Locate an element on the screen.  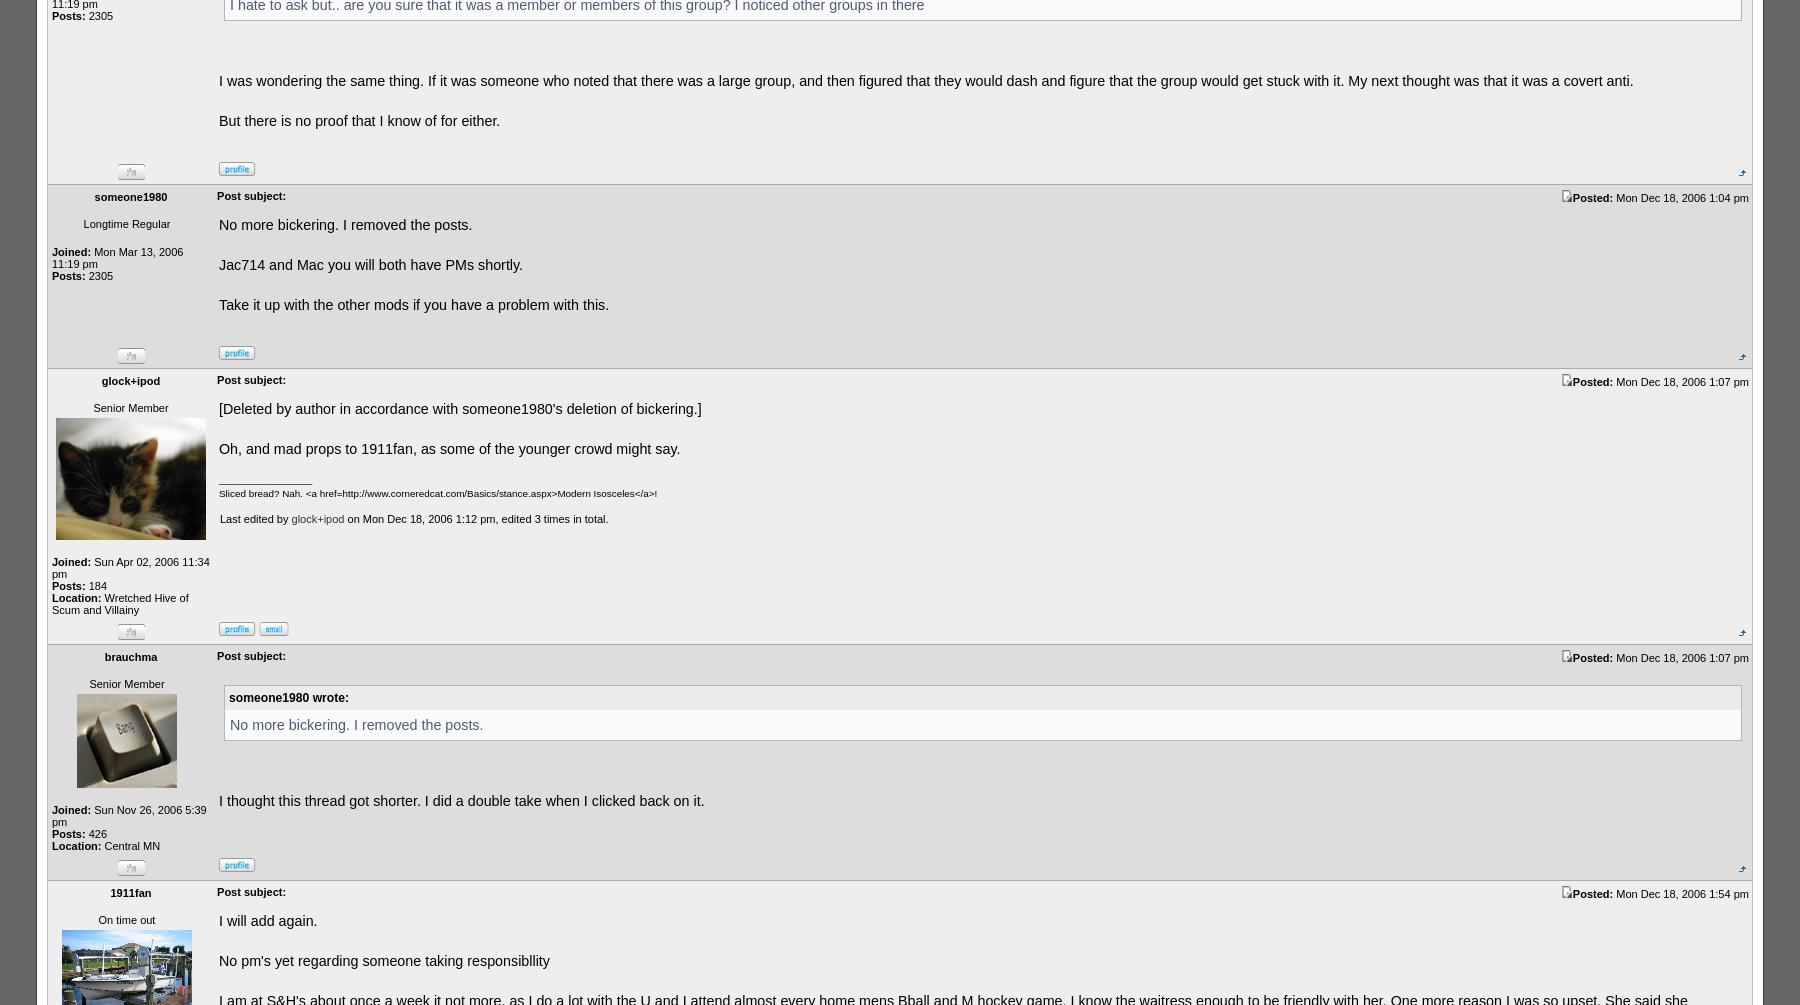
'Wretched Hive of Scum and Villainy' is located at coordinates (51, 602).